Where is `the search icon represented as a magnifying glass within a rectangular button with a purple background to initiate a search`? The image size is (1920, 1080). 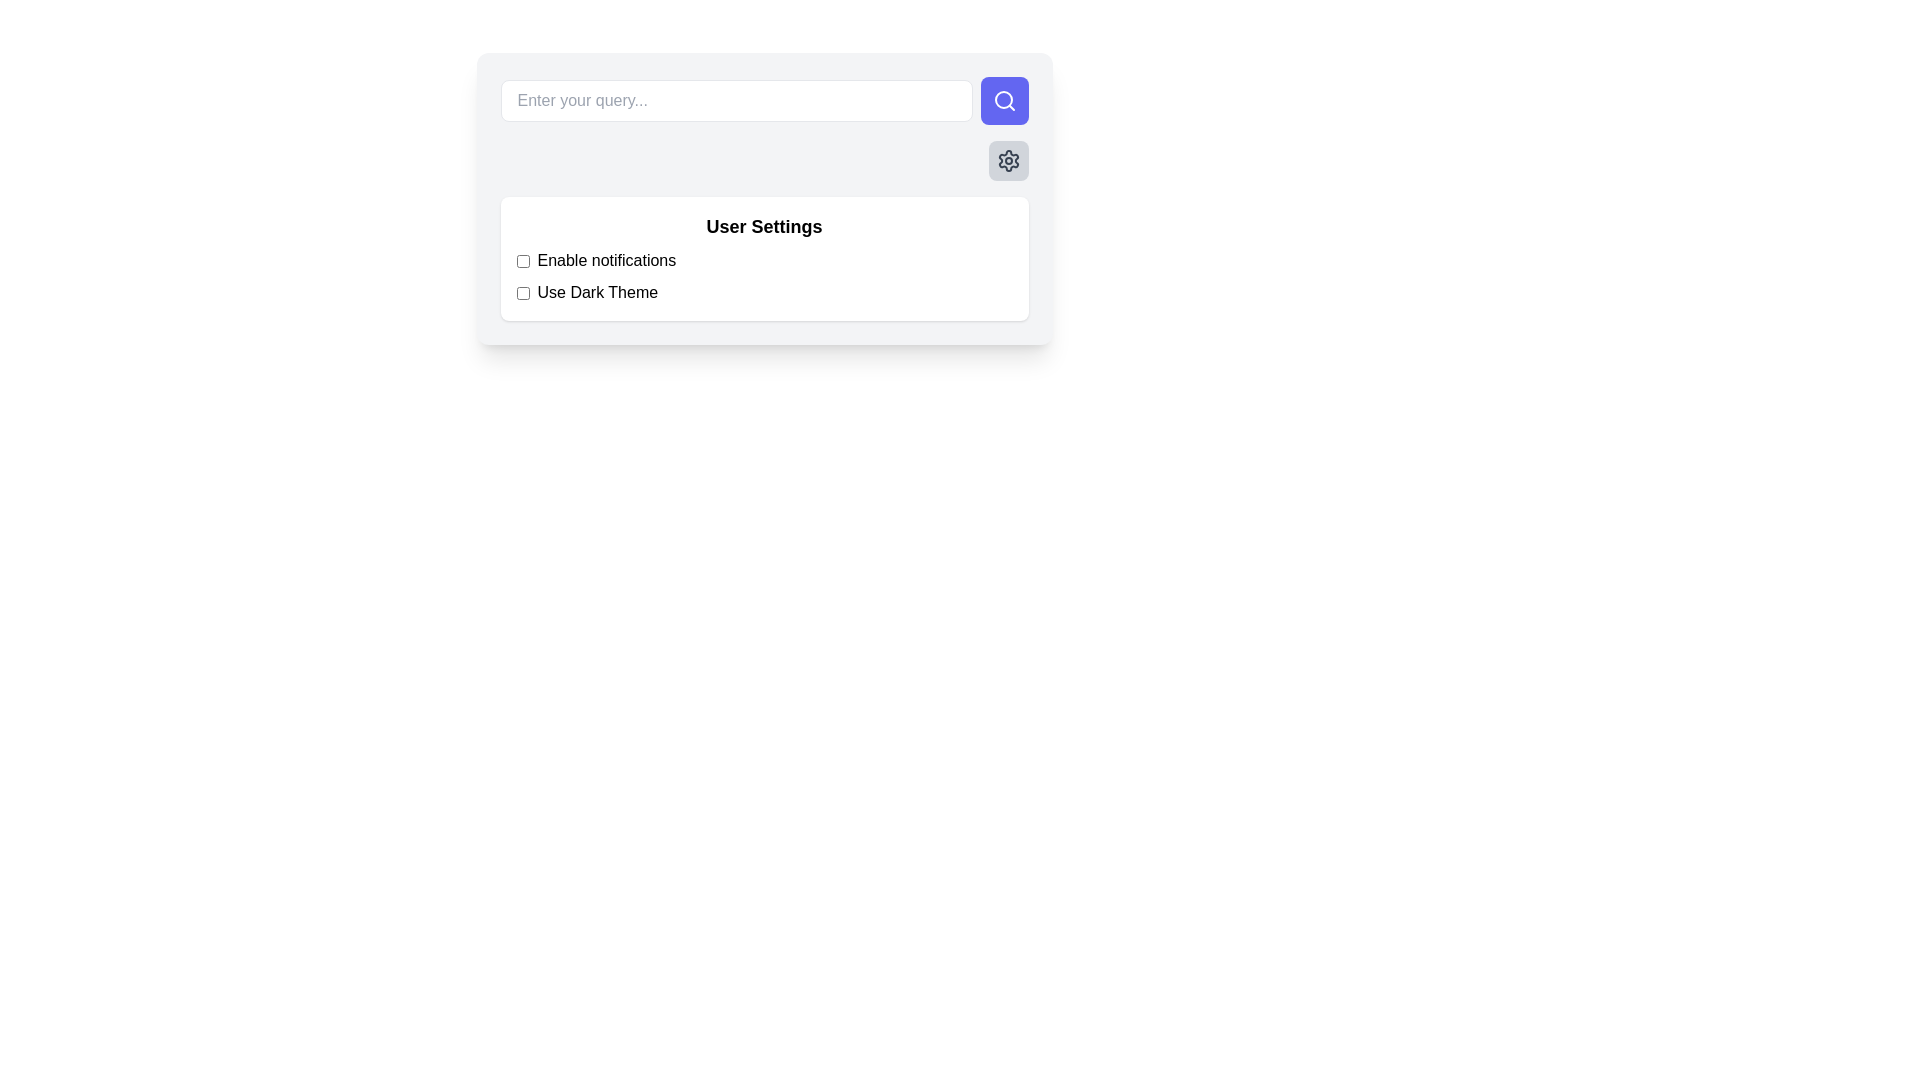
the search icon represented as a magnifying glass within a rectangular button with a purple background to initiate a search is located at coordinates (1004, 100).